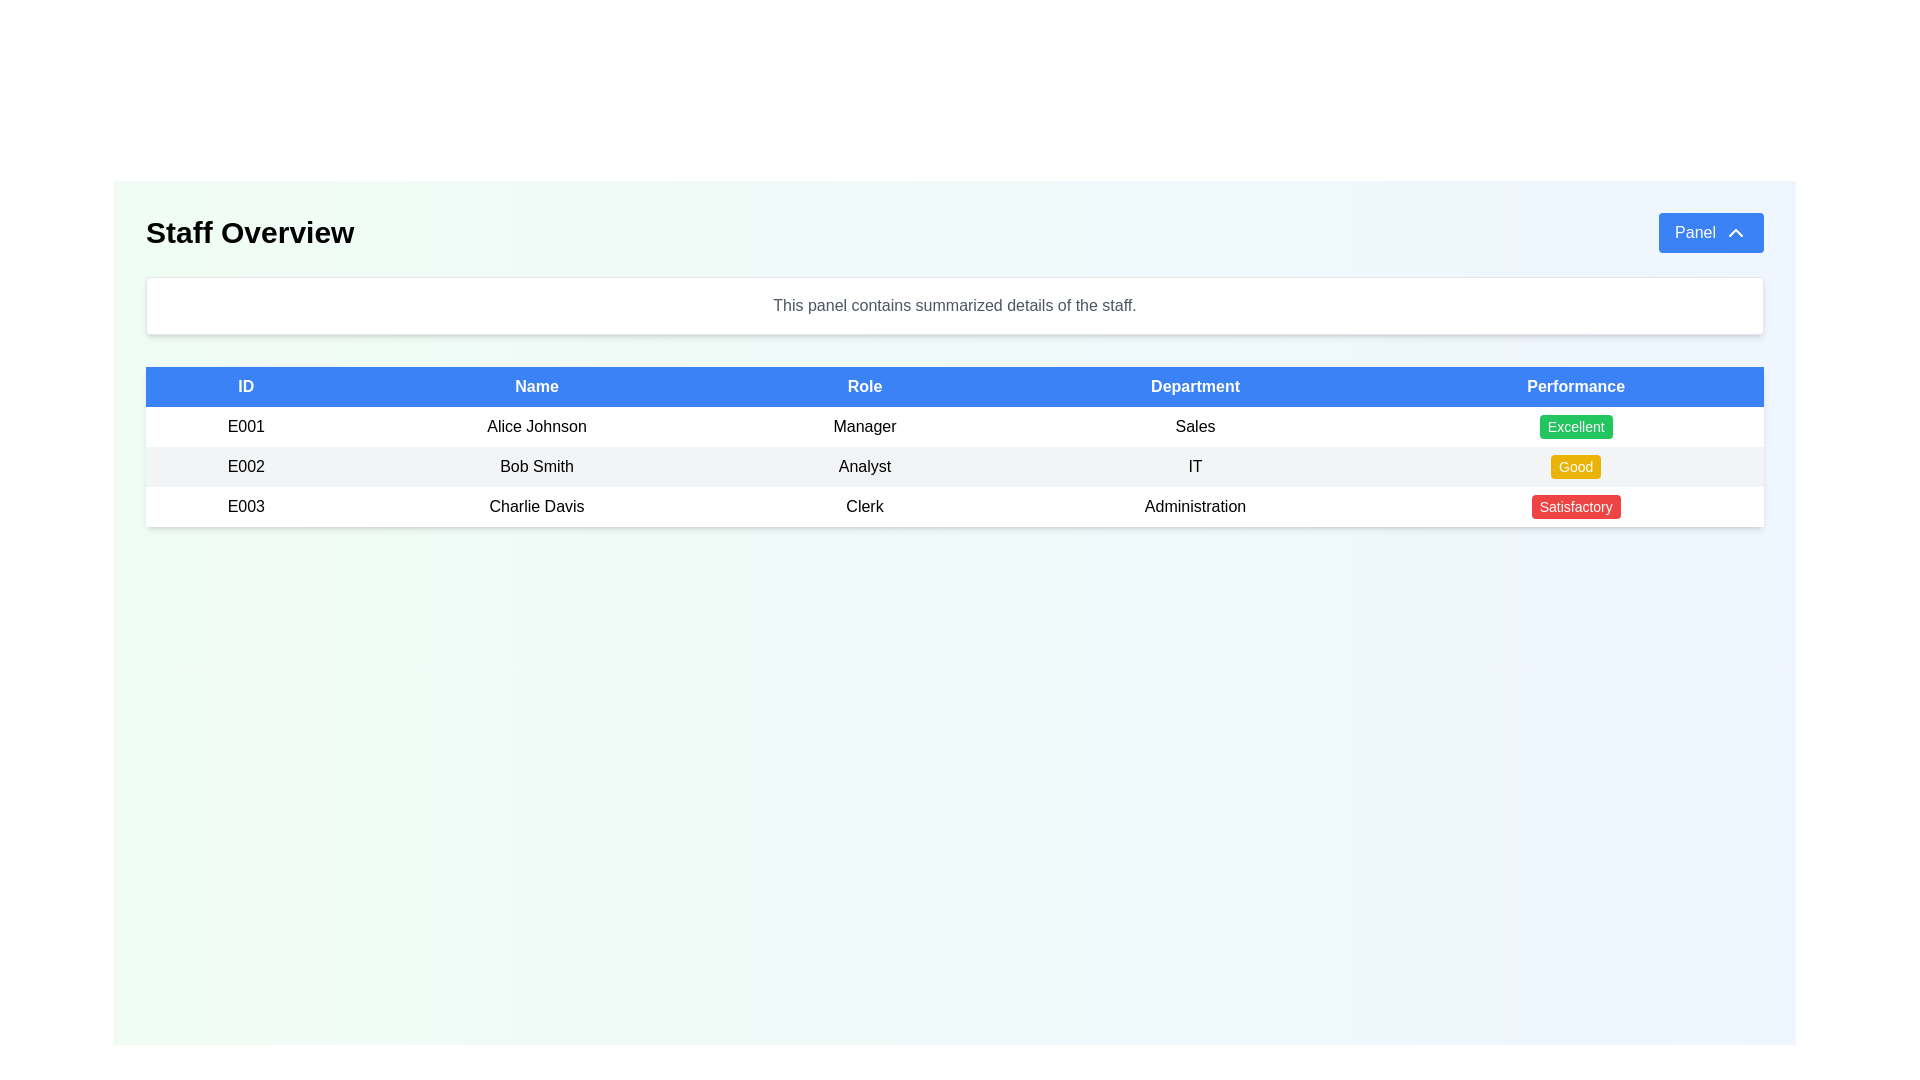  Describe the element at coordinates (1575, 426) in the screenshot. I see `the 'Excellent' label, which is styled with a bold white font on a green rounded background, located in the 'Performance' column of the first row in the table` at that location.